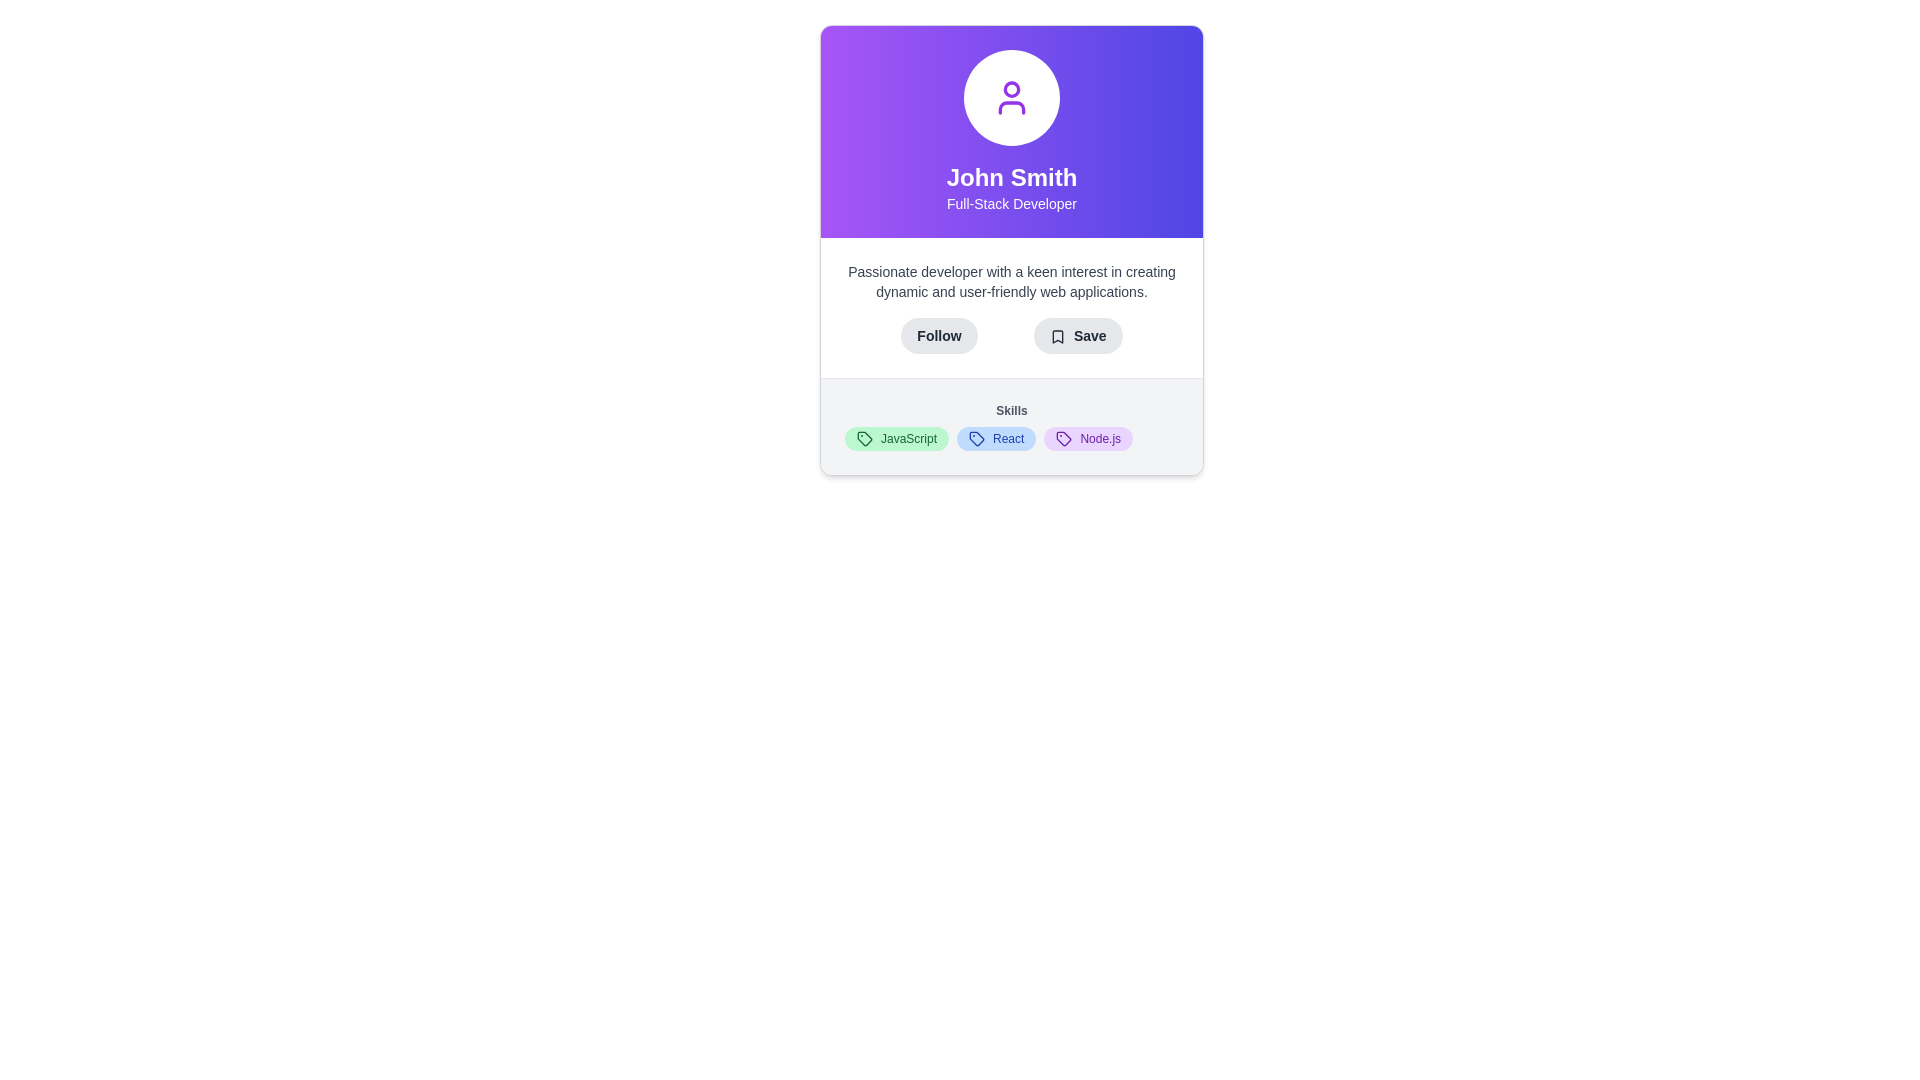  What do you see at coordinates (1063, 438) in the screenshot?
I see `the small, stylized purple tag icon with a circular dot, located to the left of the 'Node.js' text in the 'Skills' section of the badge` at bounding box center [1063, 438].